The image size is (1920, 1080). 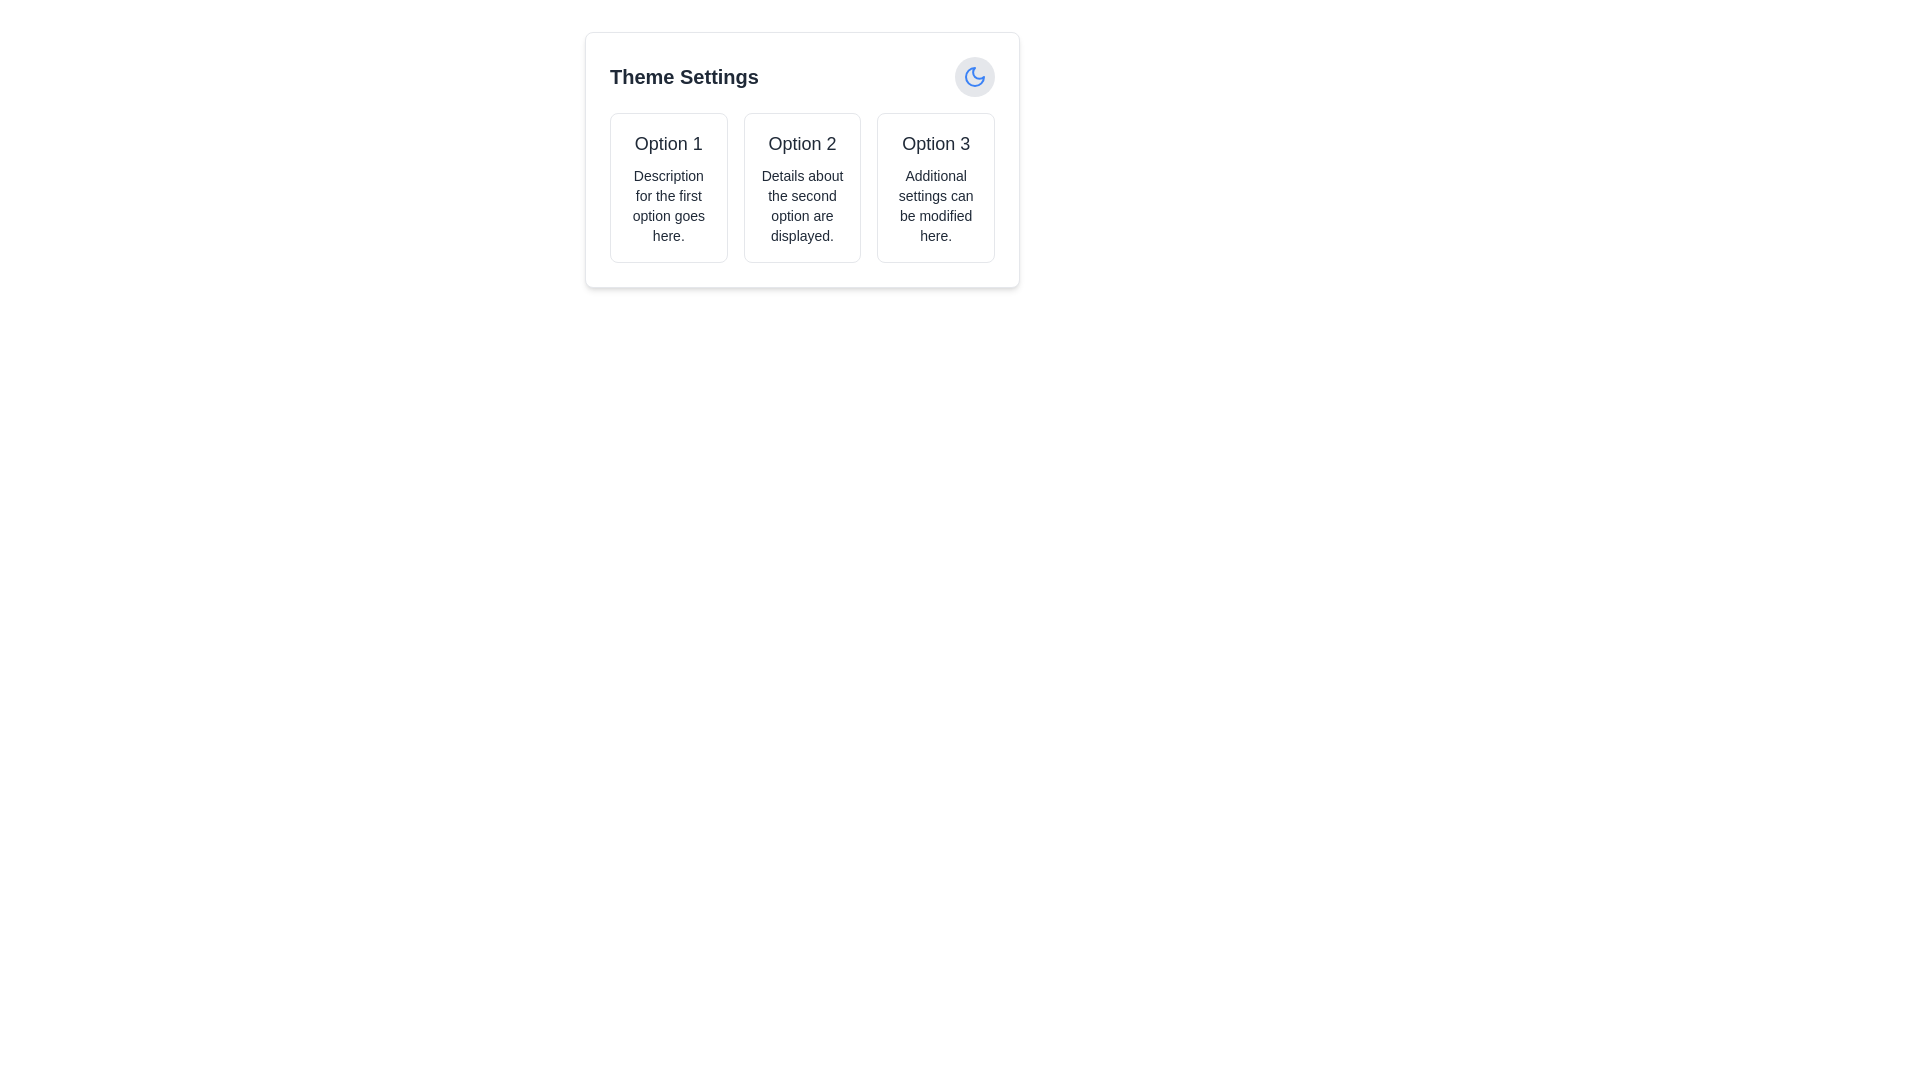 What do you see at coordinates (802, 158) in the screenshot?
I see `the Informational card element that describes the second configuration option in the Theme Settings section` at bounding box center [802, 158].